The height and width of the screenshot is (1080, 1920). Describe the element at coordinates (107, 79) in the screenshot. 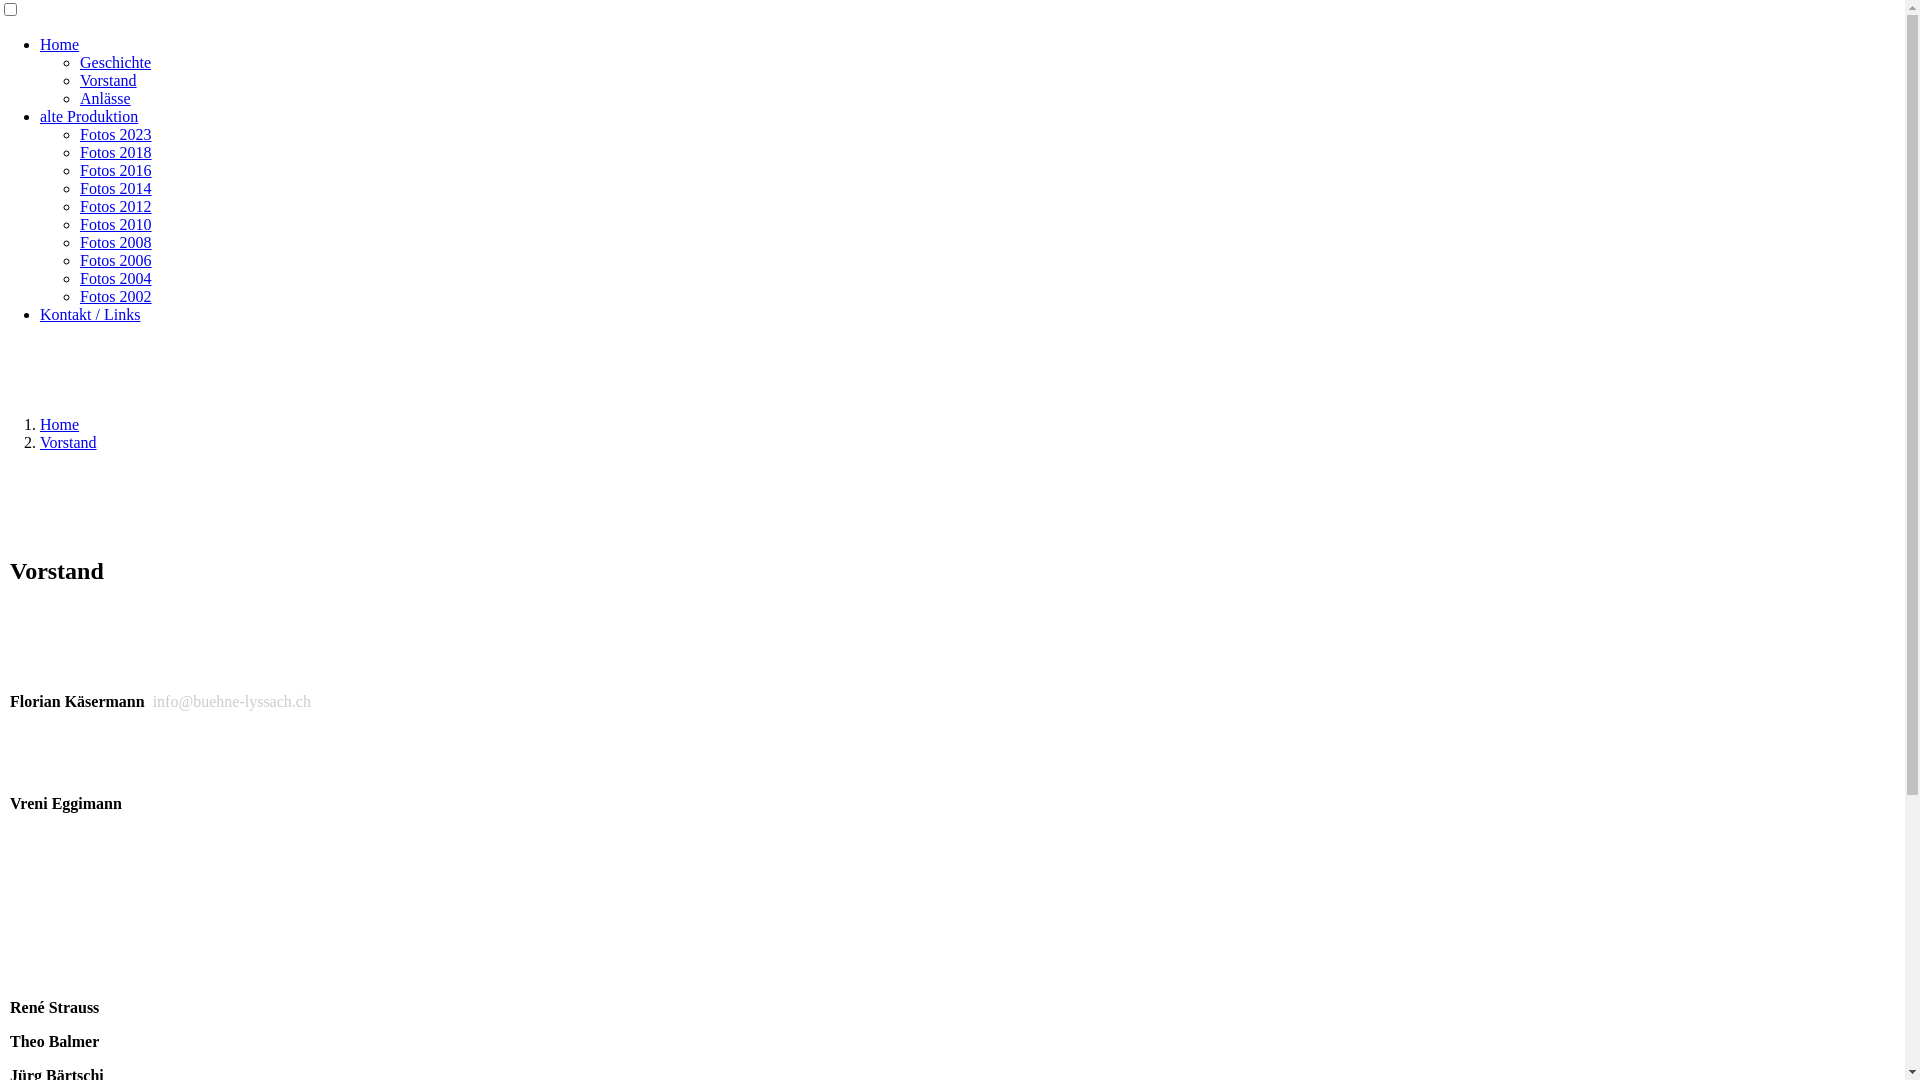

I see `'Vorstand'` at that location.